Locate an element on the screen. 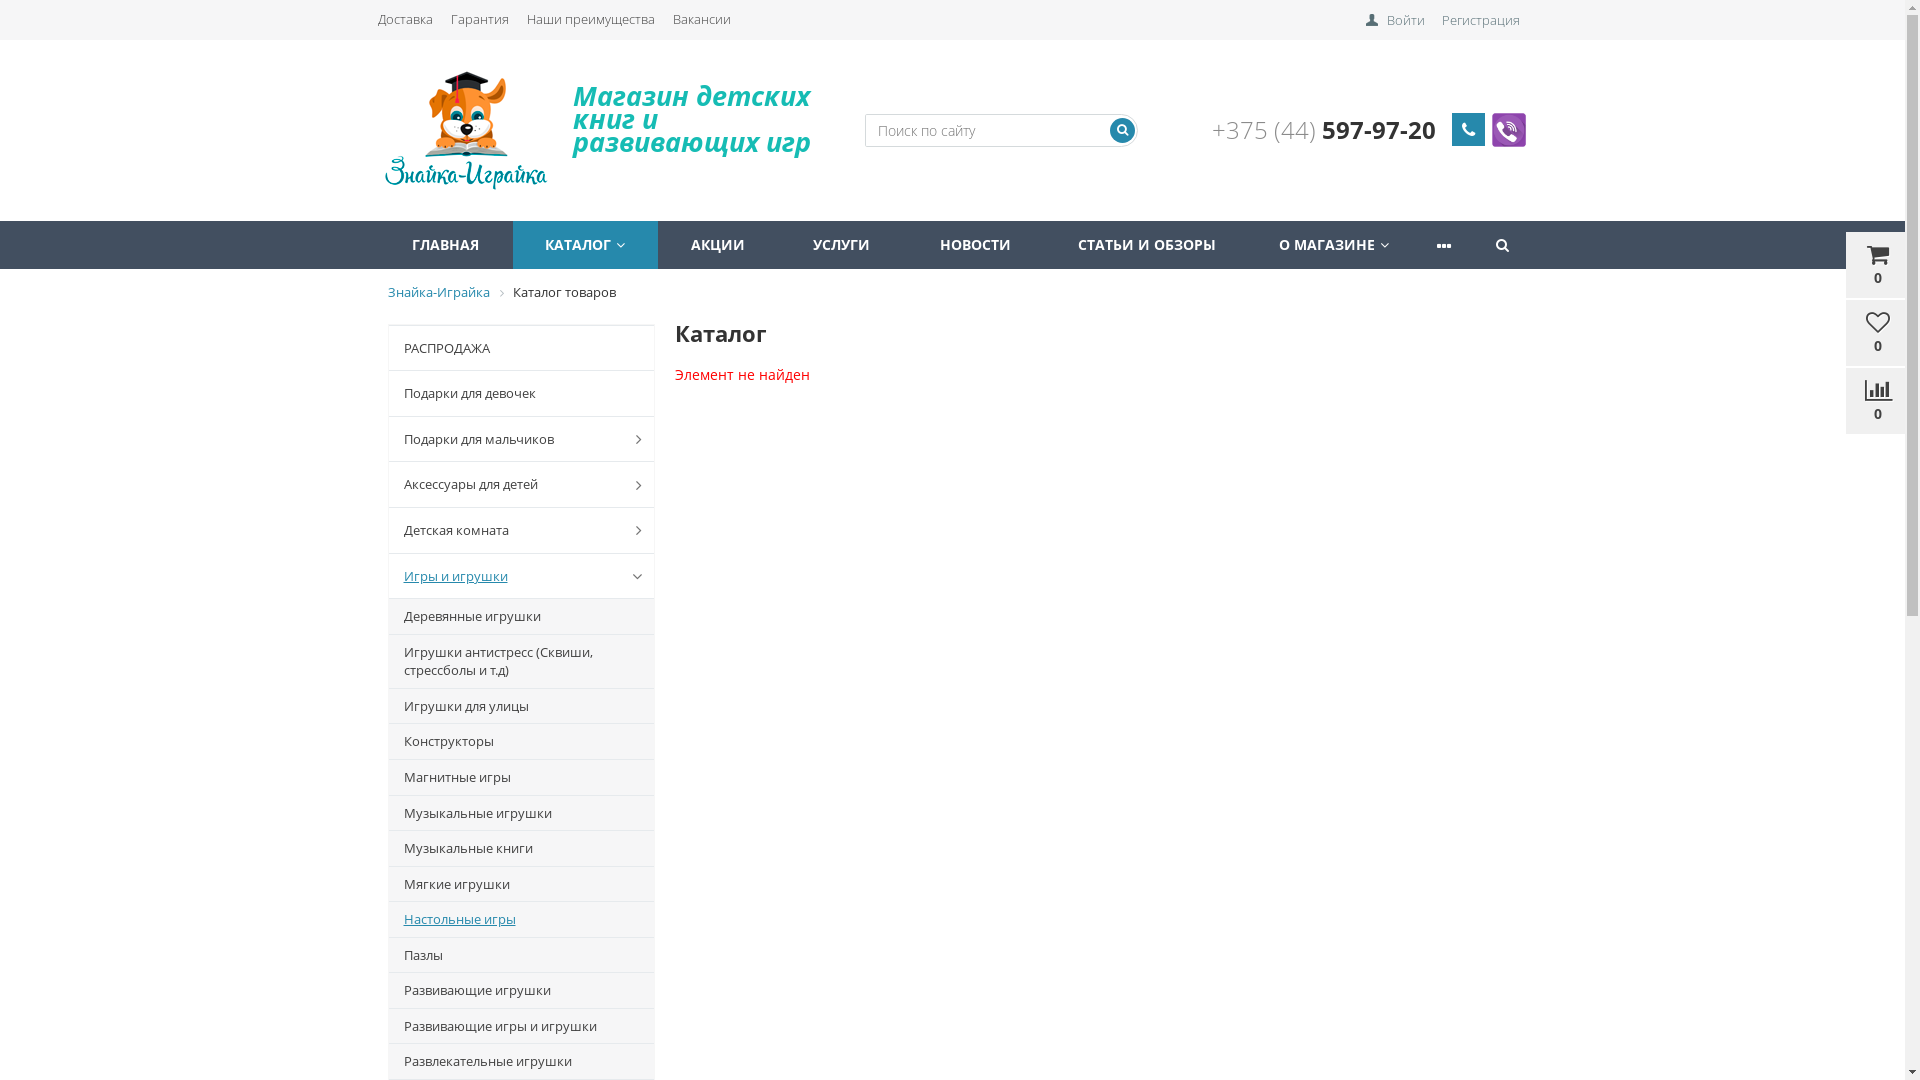 This screenshot has width=1920, height=1080. '0' is located at coordinates (1845, 401).